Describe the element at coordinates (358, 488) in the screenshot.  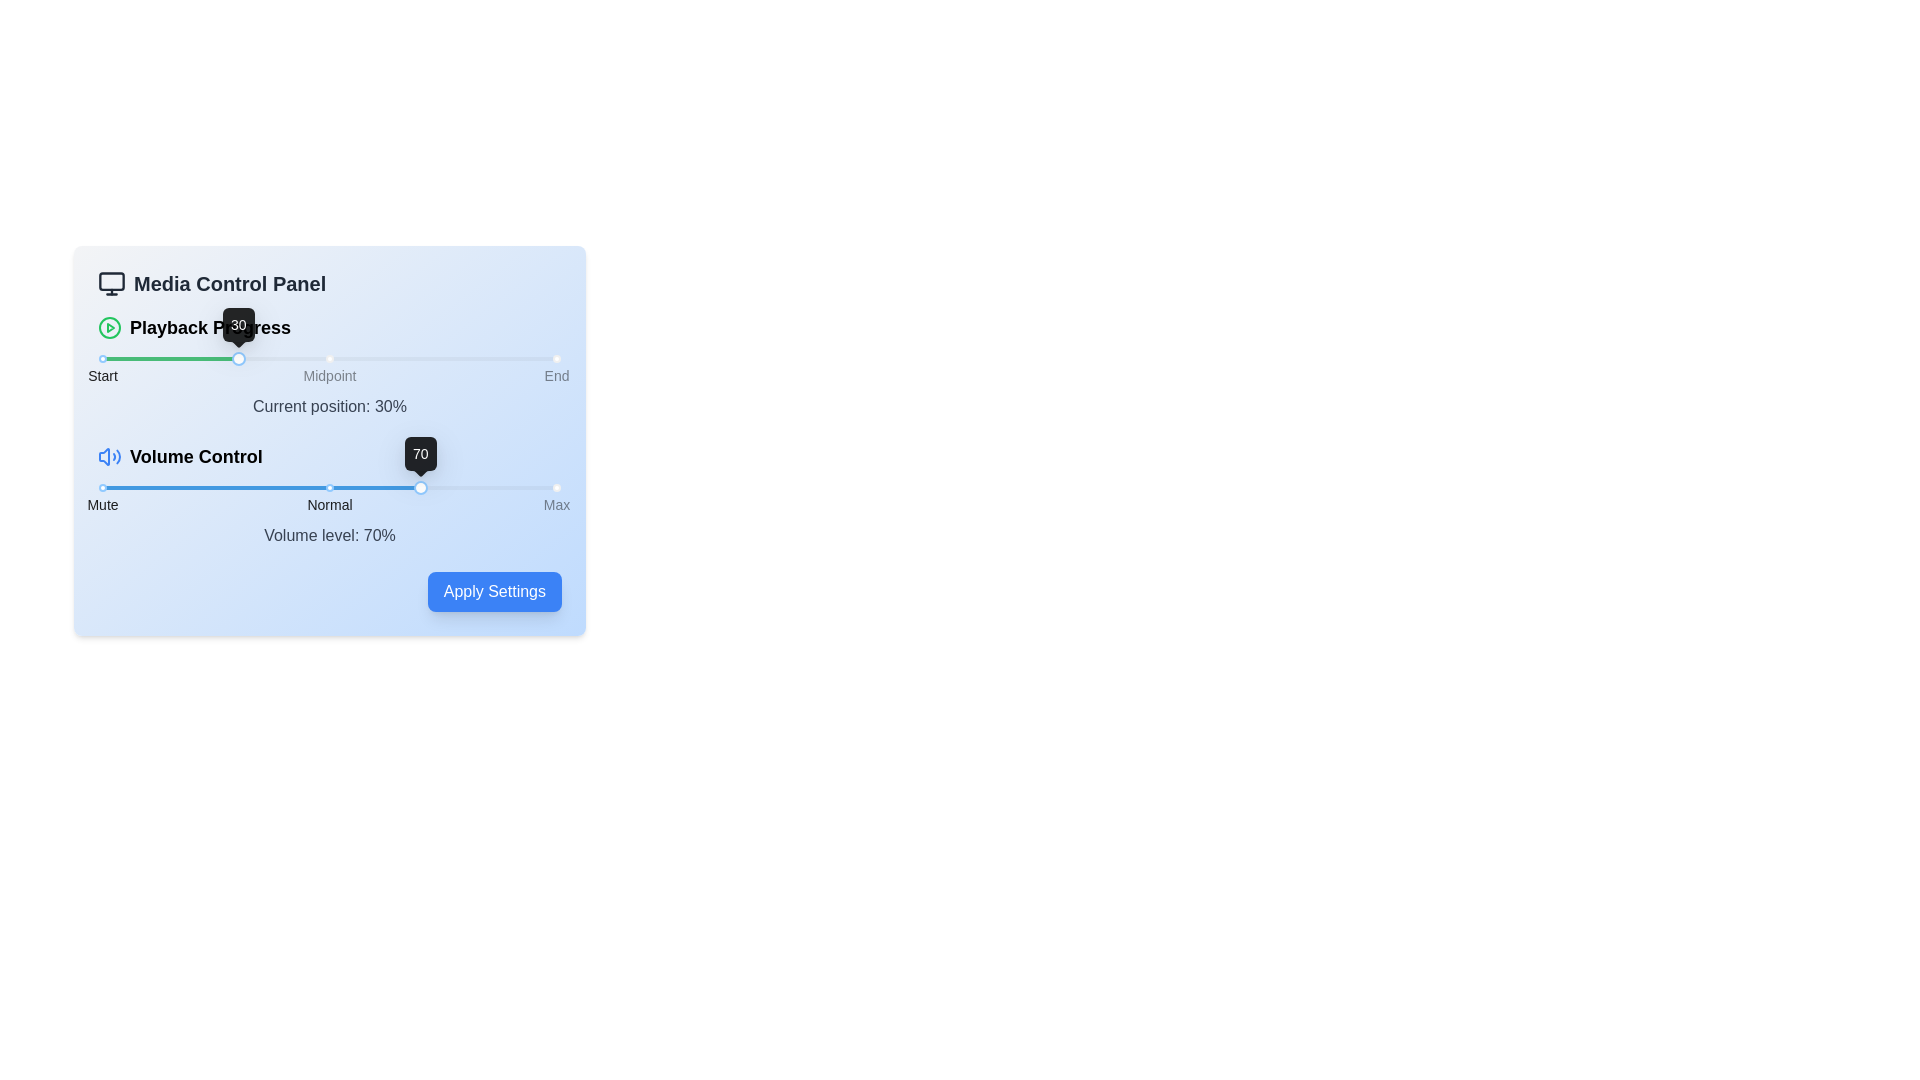
I see `the volume` at that location.